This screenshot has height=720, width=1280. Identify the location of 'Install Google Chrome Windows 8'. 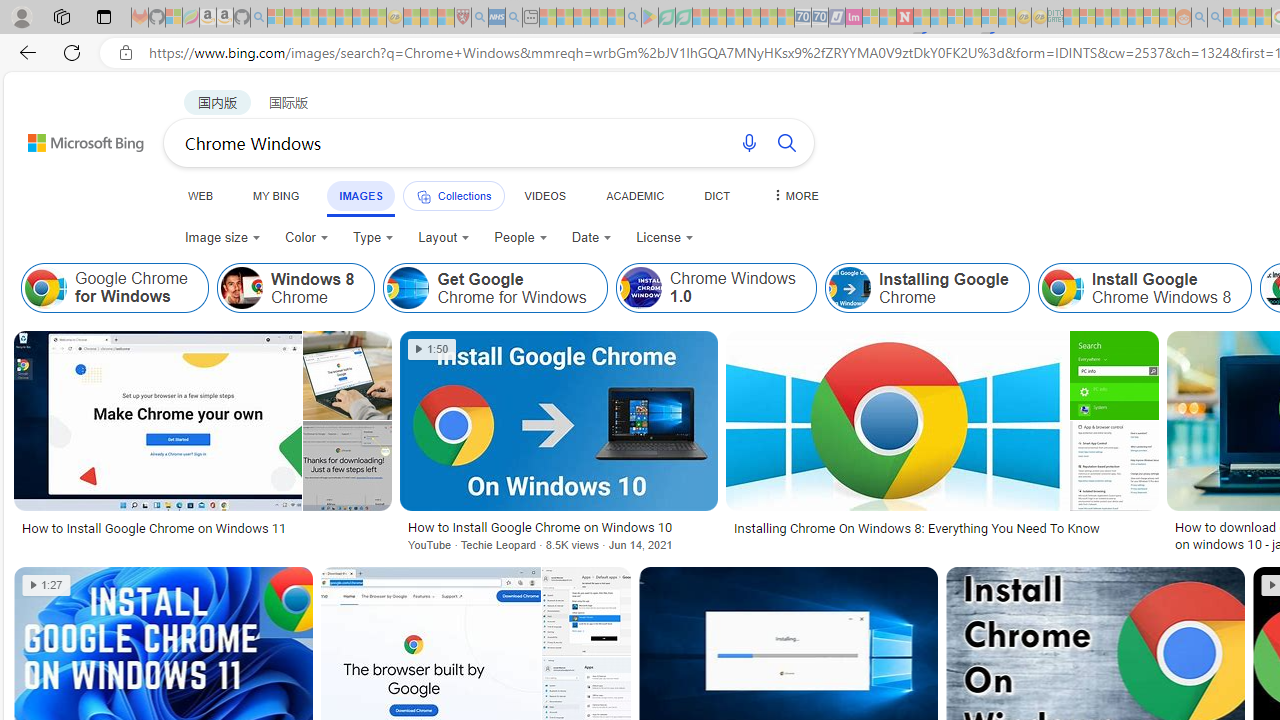
(1144, 288).